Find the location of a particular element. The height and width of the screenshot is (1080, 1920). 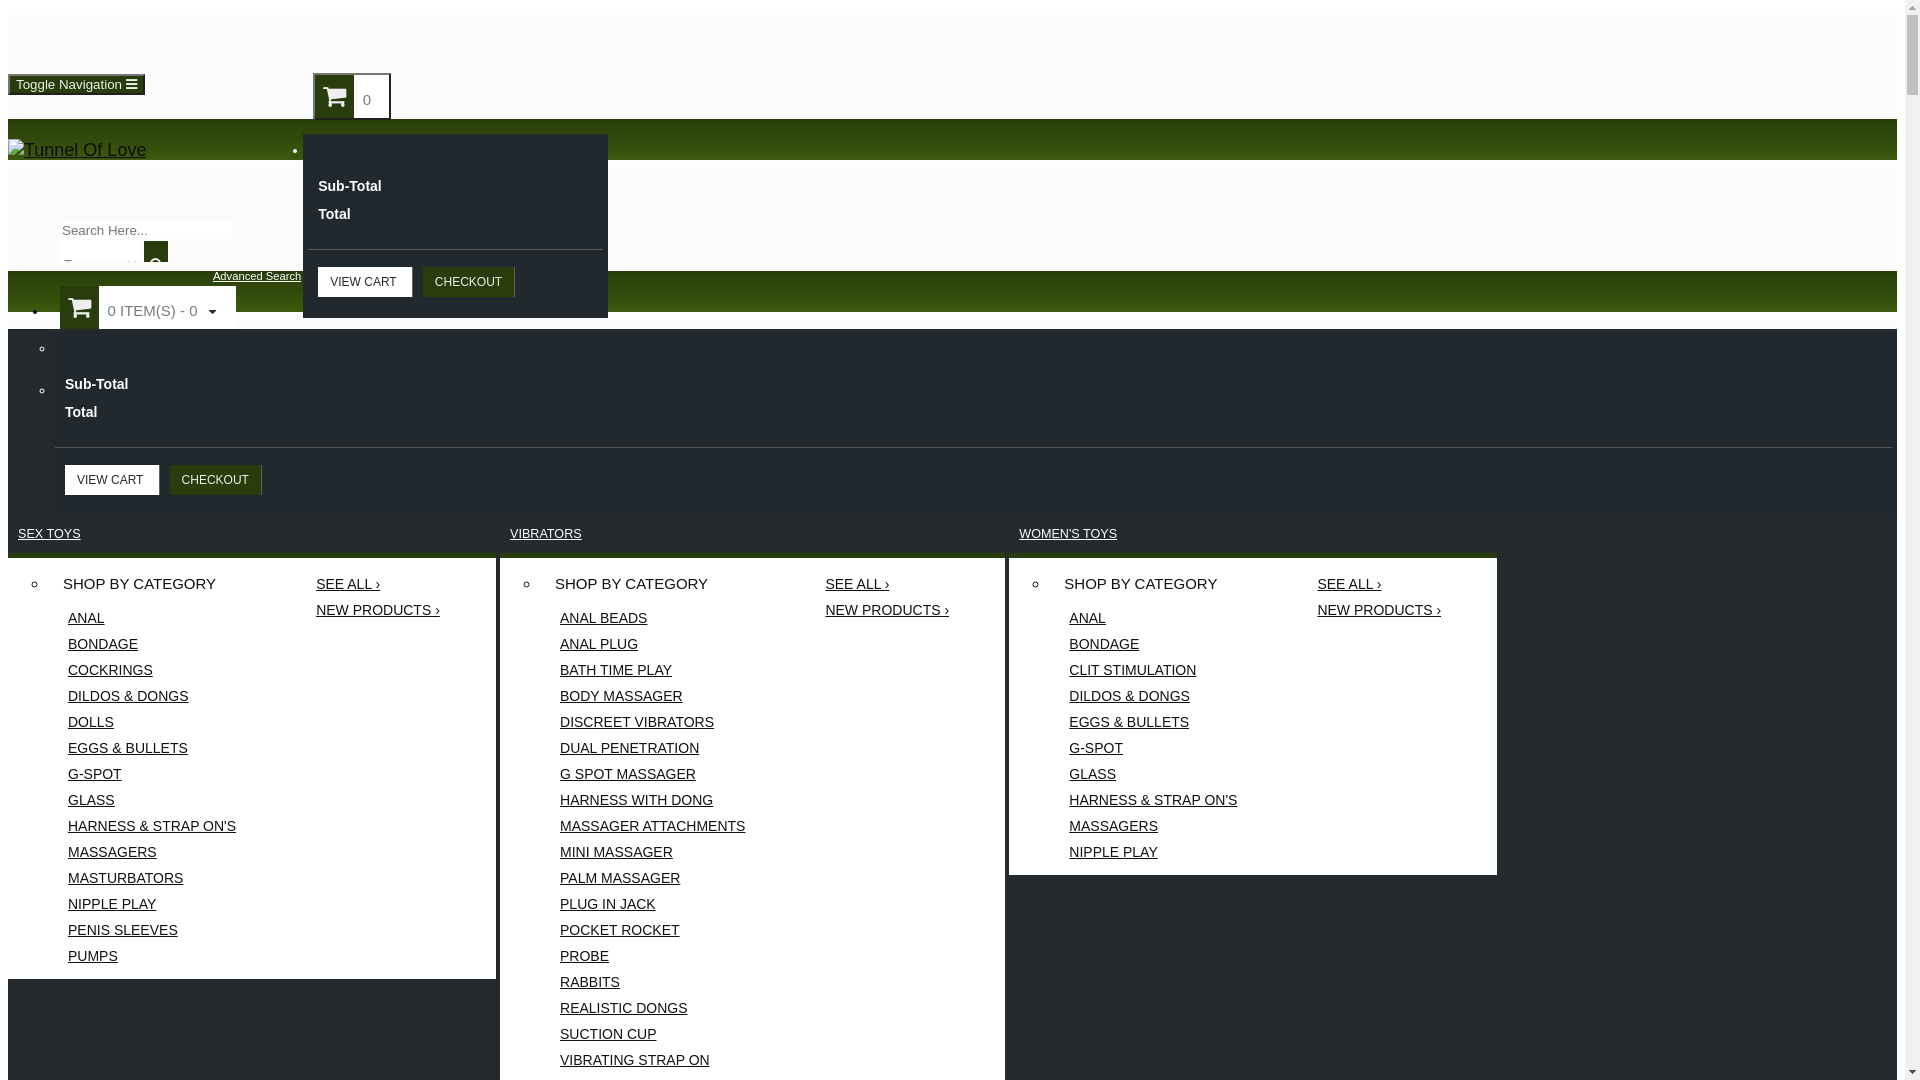

'BONDAGE' is located at coordinates (1152, 644).